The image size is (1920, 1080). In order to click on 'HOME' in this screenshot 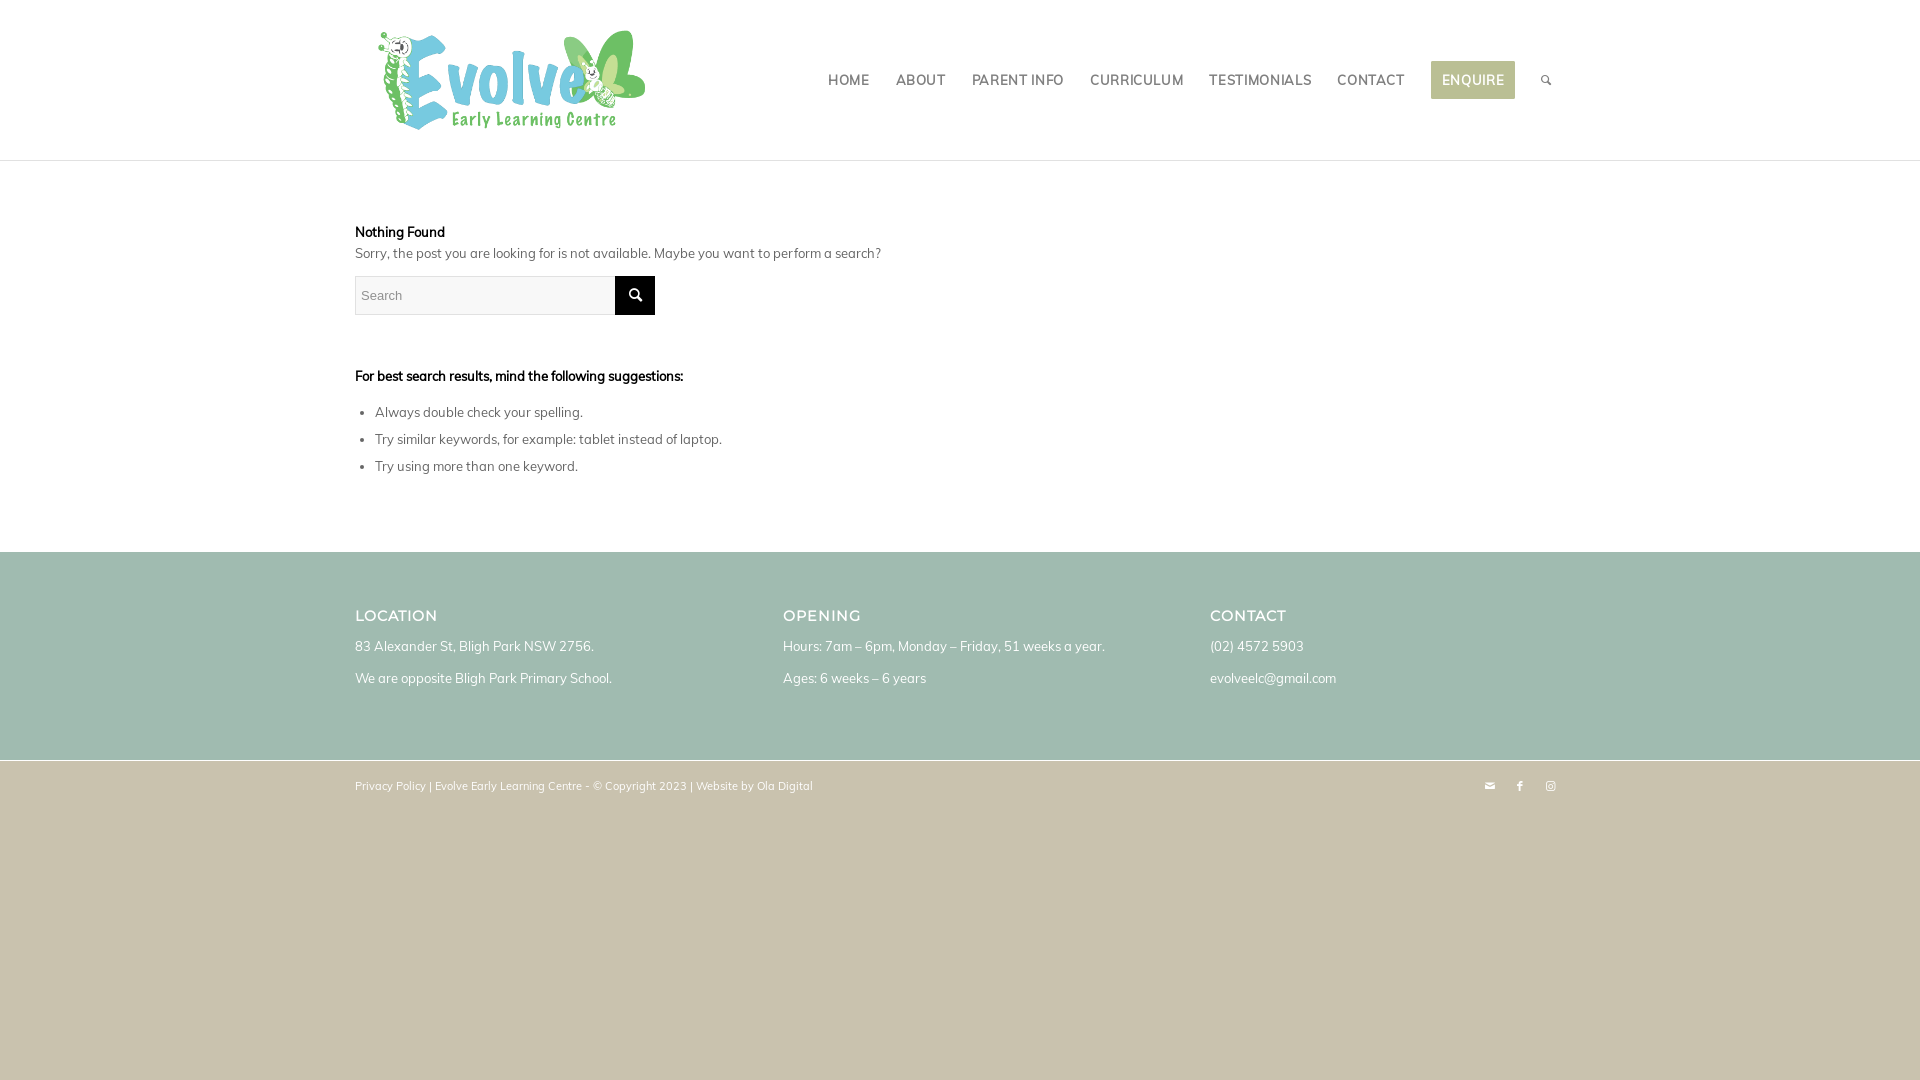, I will do `click(849, 79)`.